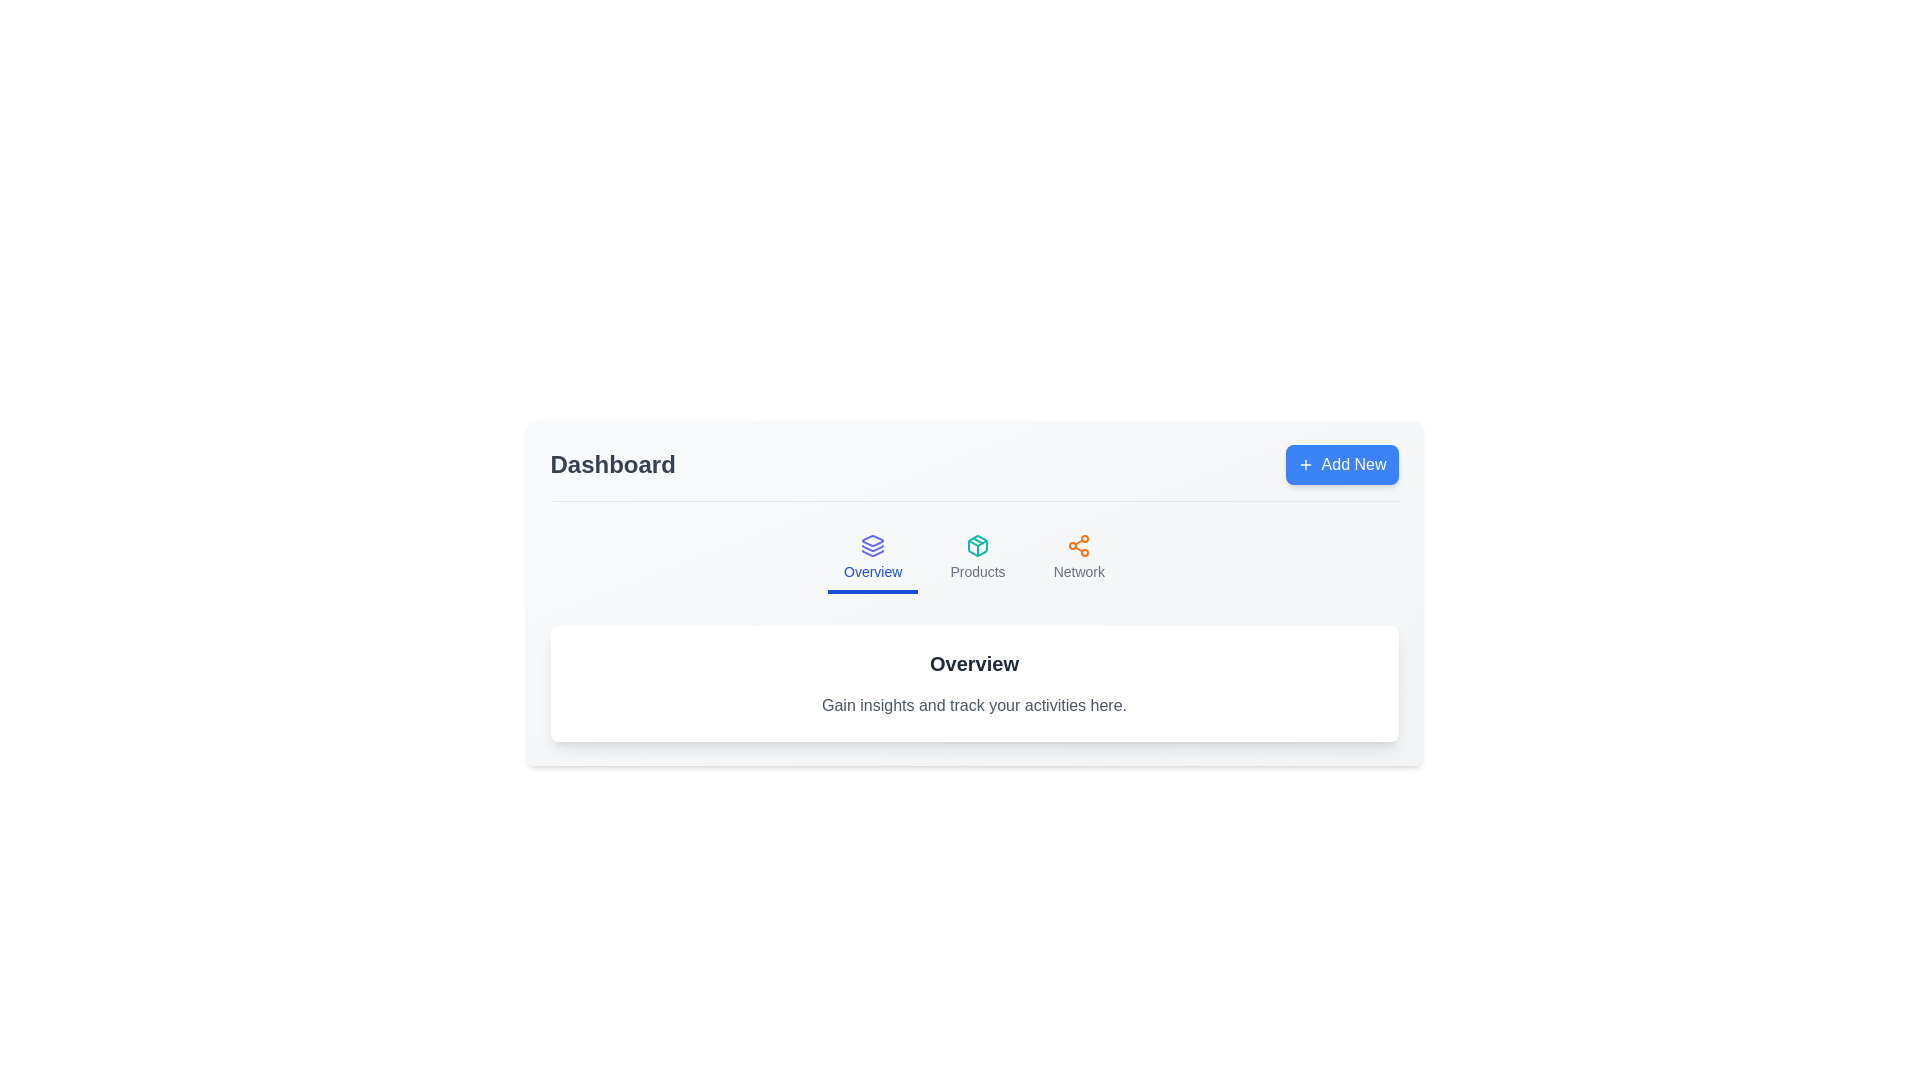 This screenshot has height=1080, width=1920. What do you see at coordinates (978, 559) in the screenshot?
I see `the Products tab` at bounding box center [978, 559].